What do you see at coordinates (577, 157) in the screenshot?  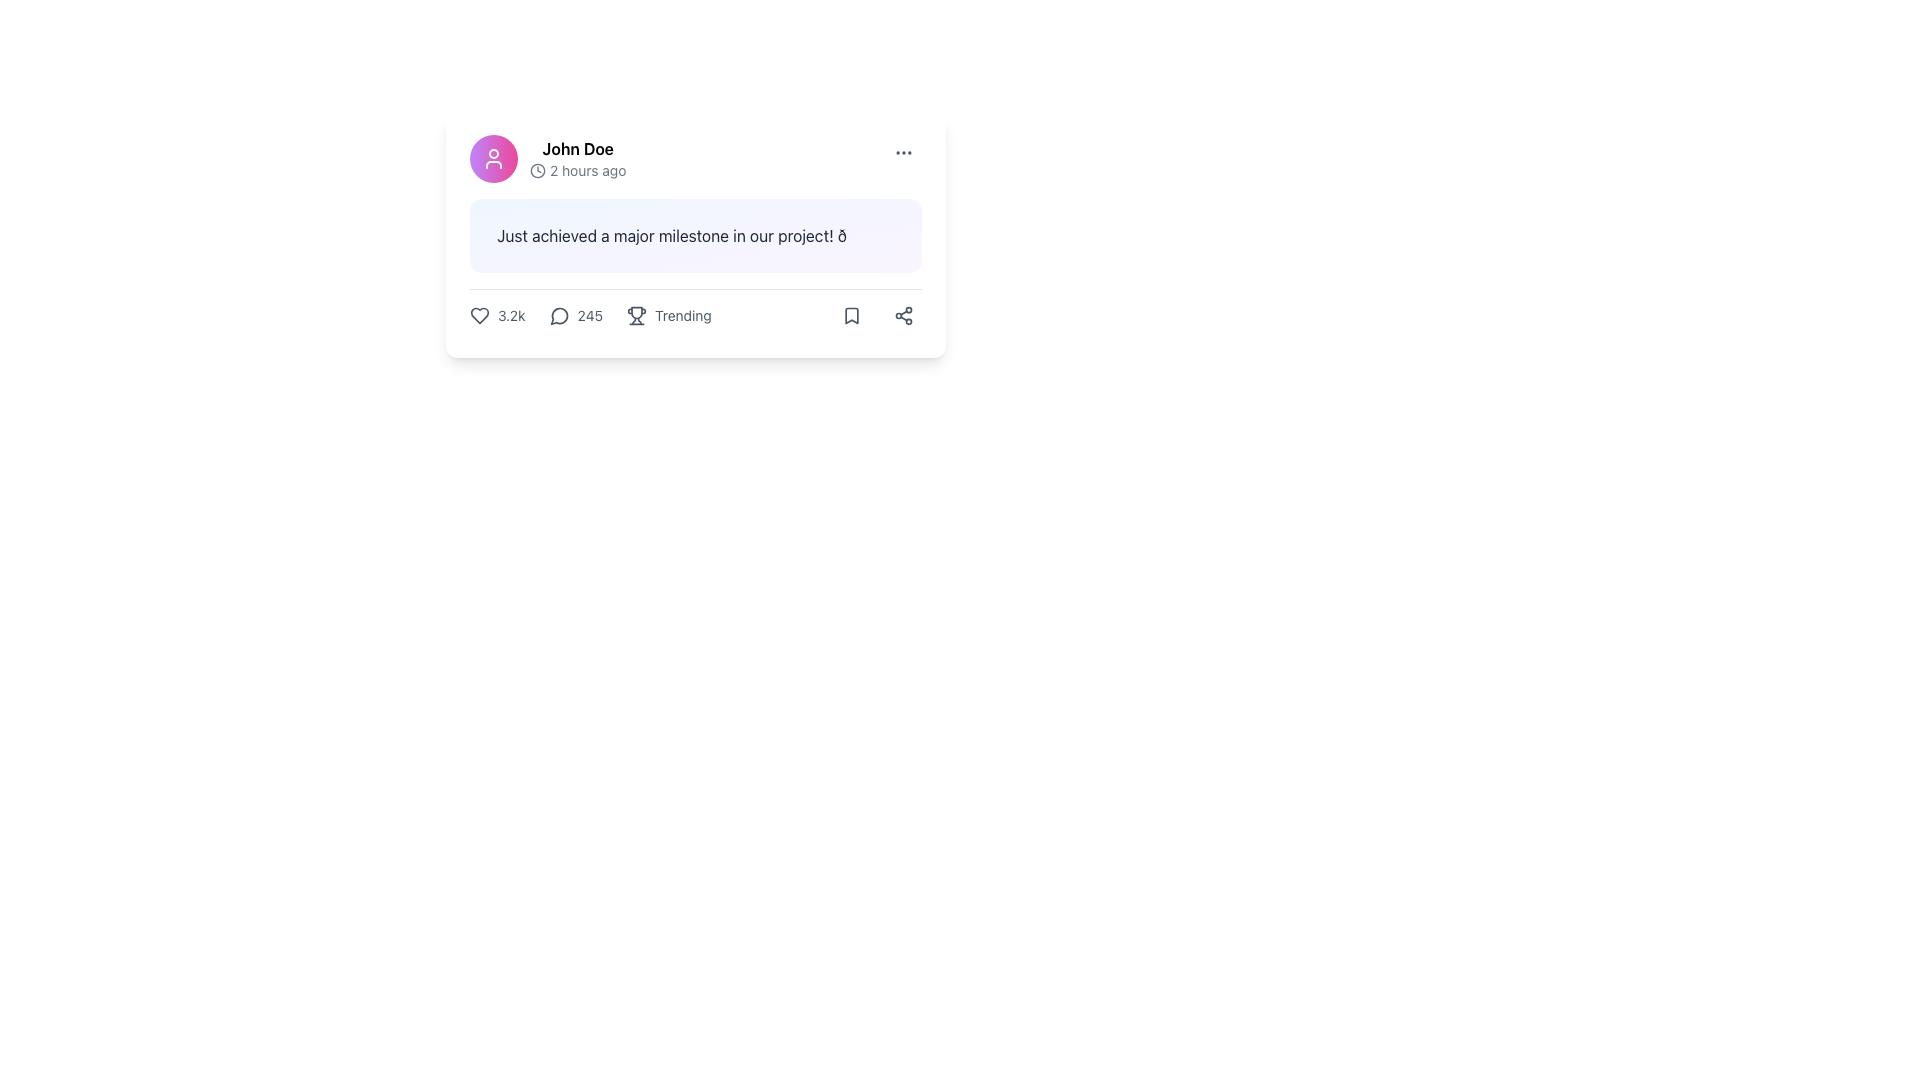 I see `the author's name in the top left section of the user post card` at bounding box center [577, 157].